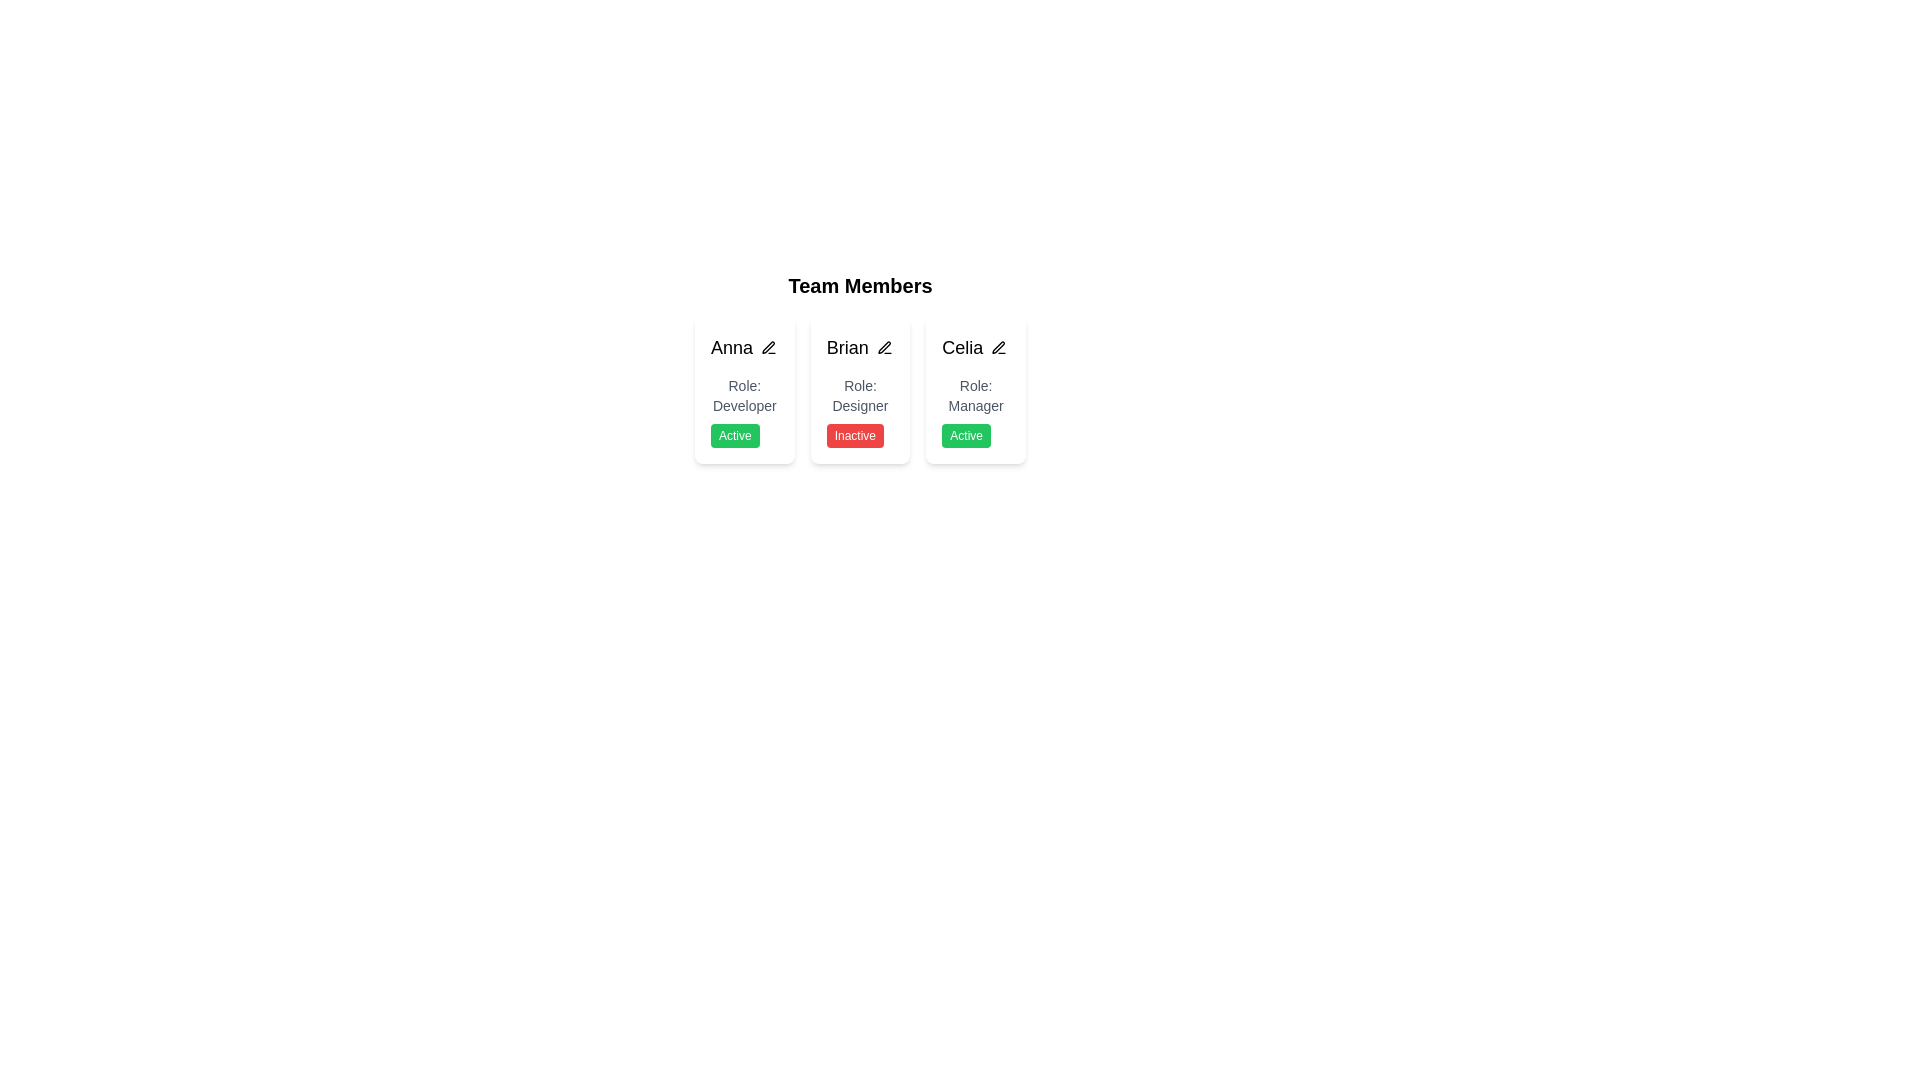 The image size is (1920, 1080). Describe the element at coordinates (860, 396) in the screenshot. I see `the text label displaying 'Role: Designer' located in the central card for 'Brian' in the 'Team Members' section, positioned below the name 'Brian' and above the badge 'Inactive'` at that location.